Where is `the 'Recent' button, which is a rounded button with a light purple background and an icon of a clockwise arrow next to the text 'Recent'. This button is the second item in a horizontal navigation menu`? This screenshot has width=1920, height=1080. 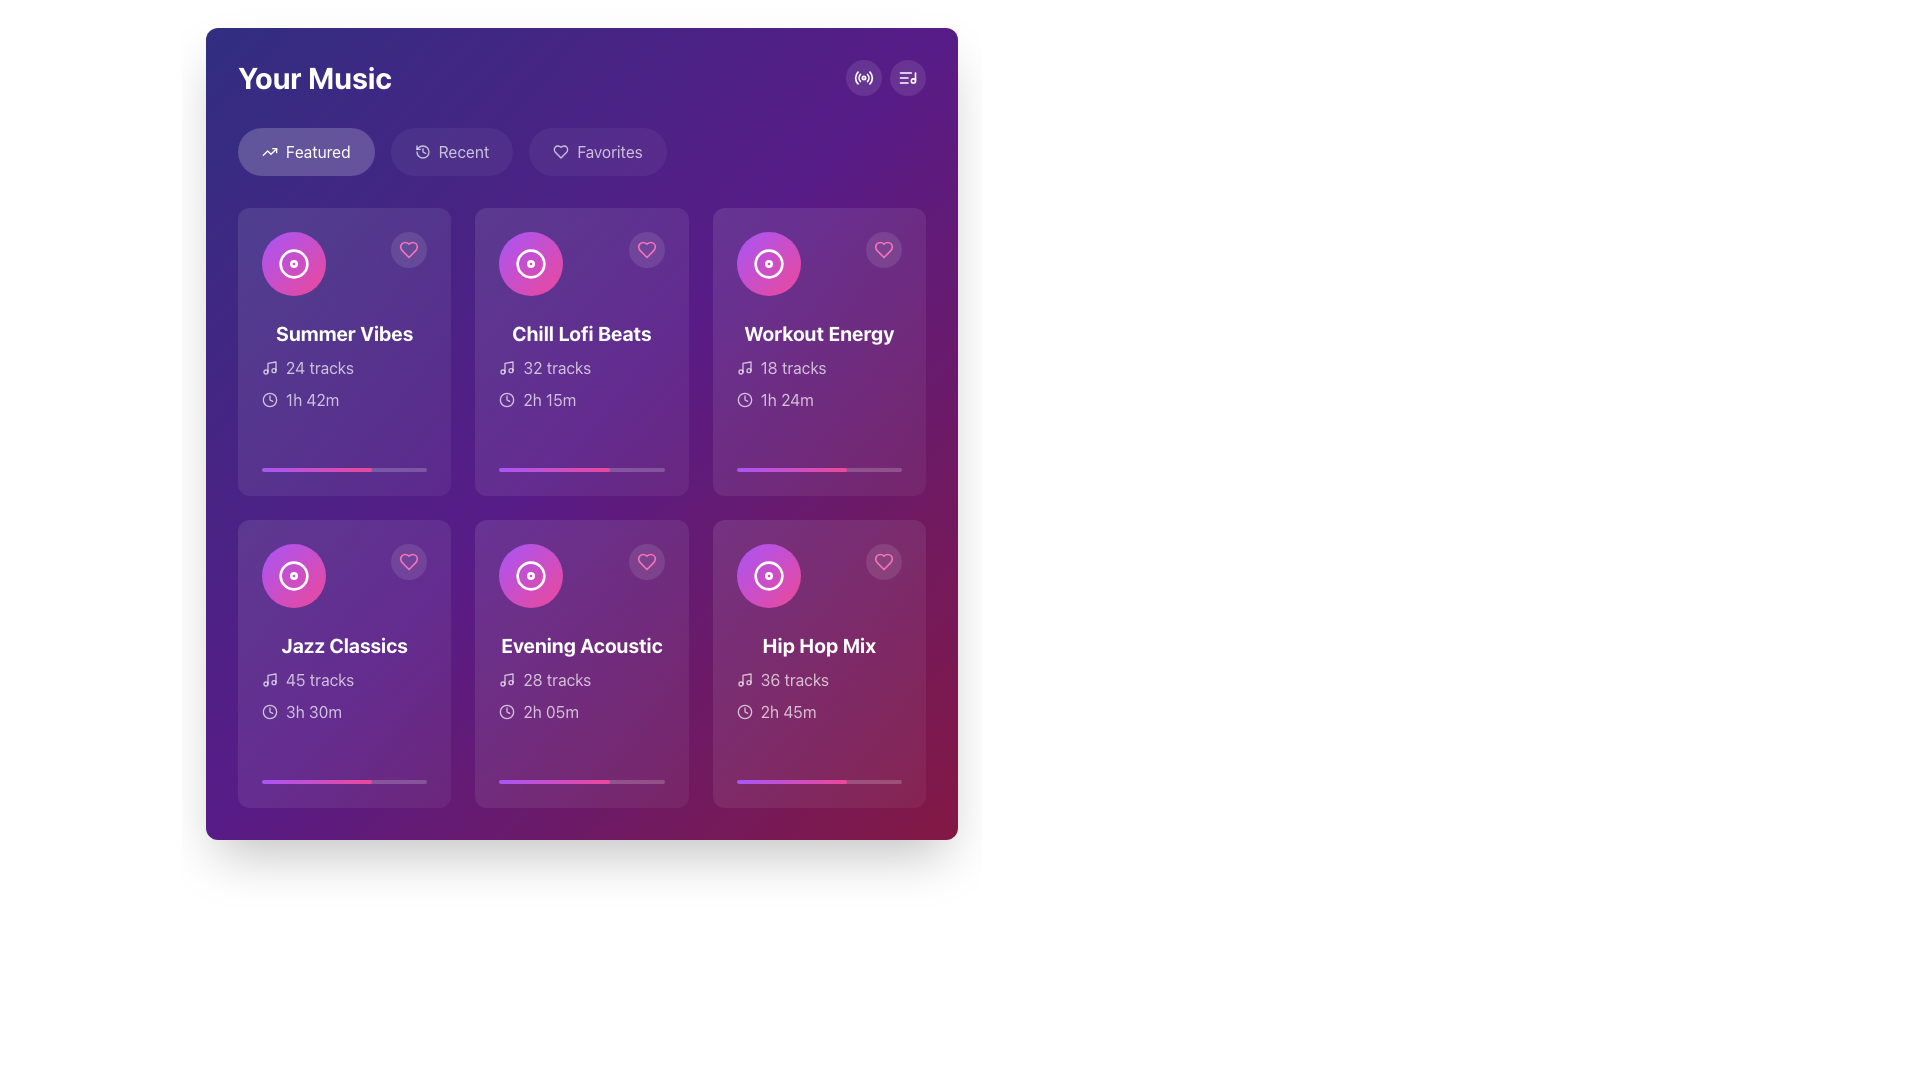
the 'Recent' button, which is a rounded button with a light purple background and an icon of a clockwise arrow next to the text 'Recent'. This button is the second item in a horizontal navigation menu is located at coordinates (450, 150).